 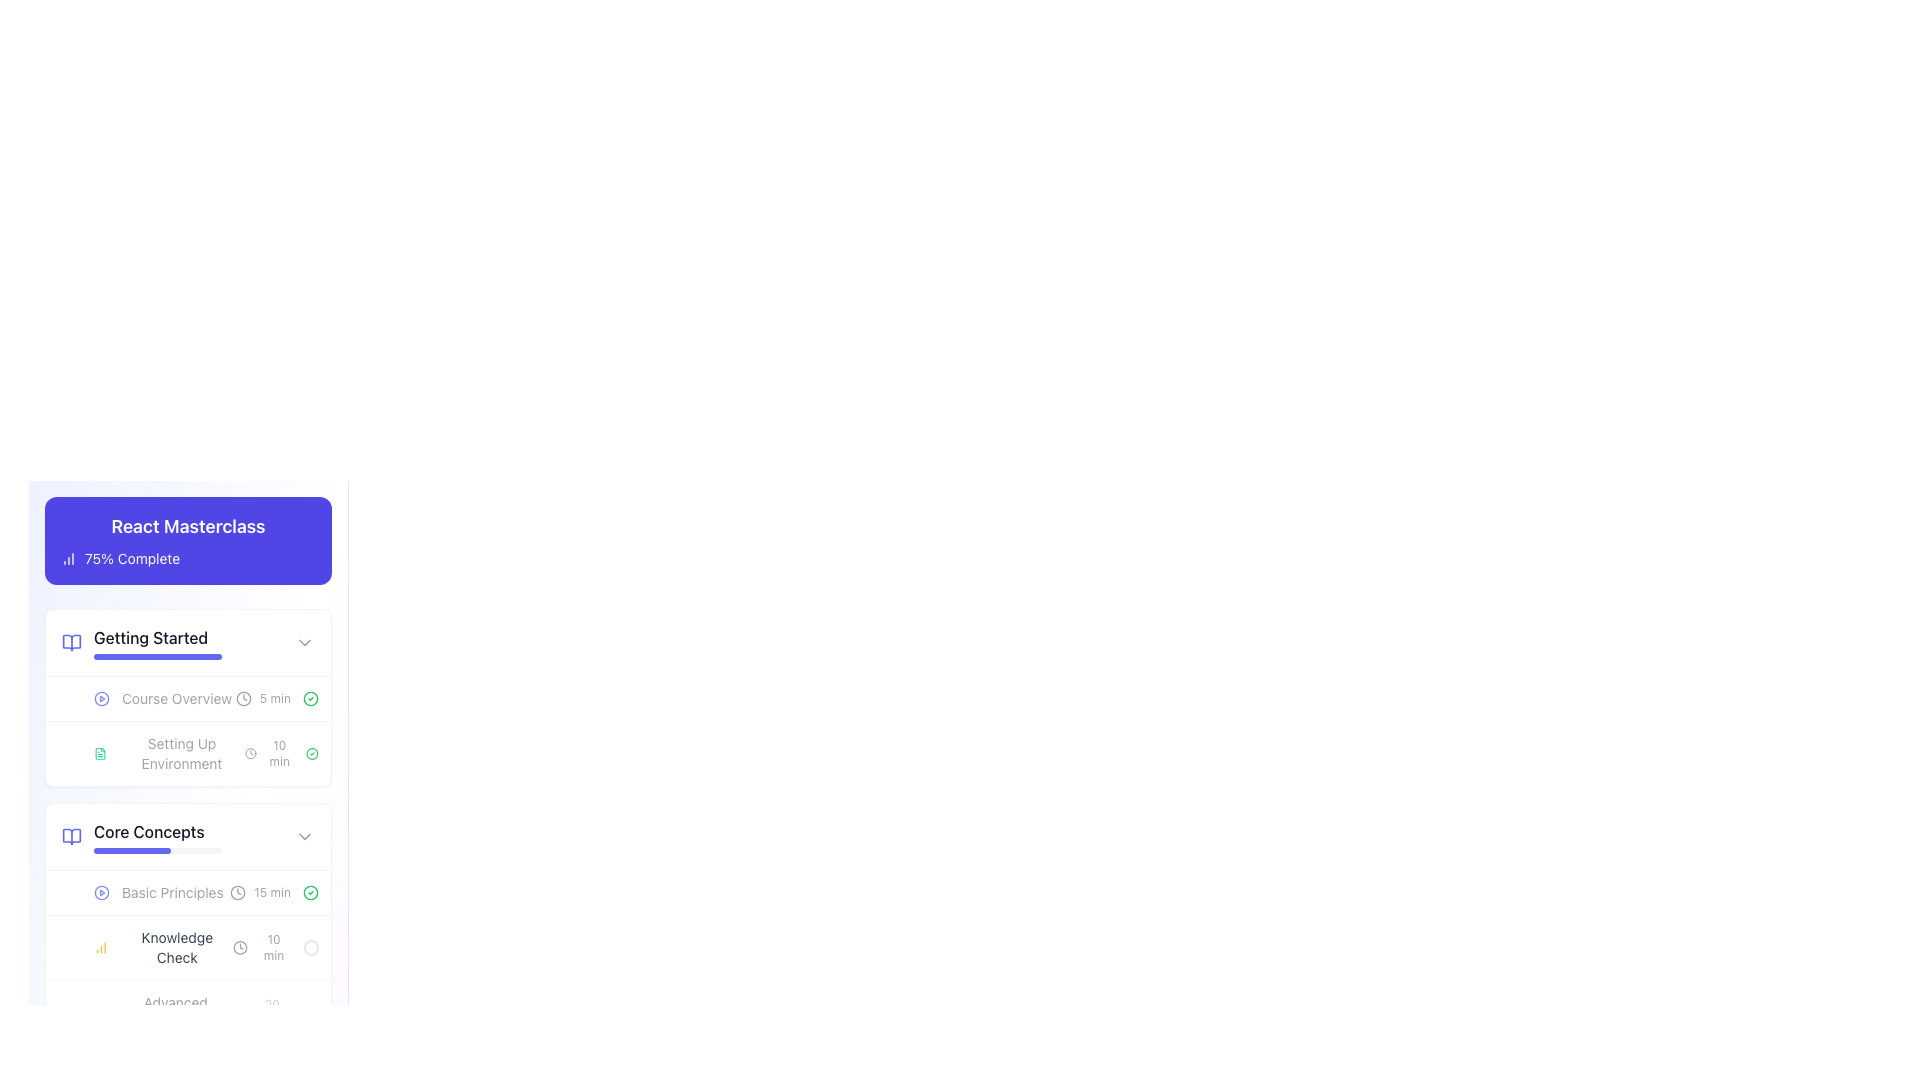 I want to click on the text label displaying '10 min' located in the 'Knowledge Check' section of the 'Core Concepts' module, which is the rightmost component of its row, so click(x=272, y=947).